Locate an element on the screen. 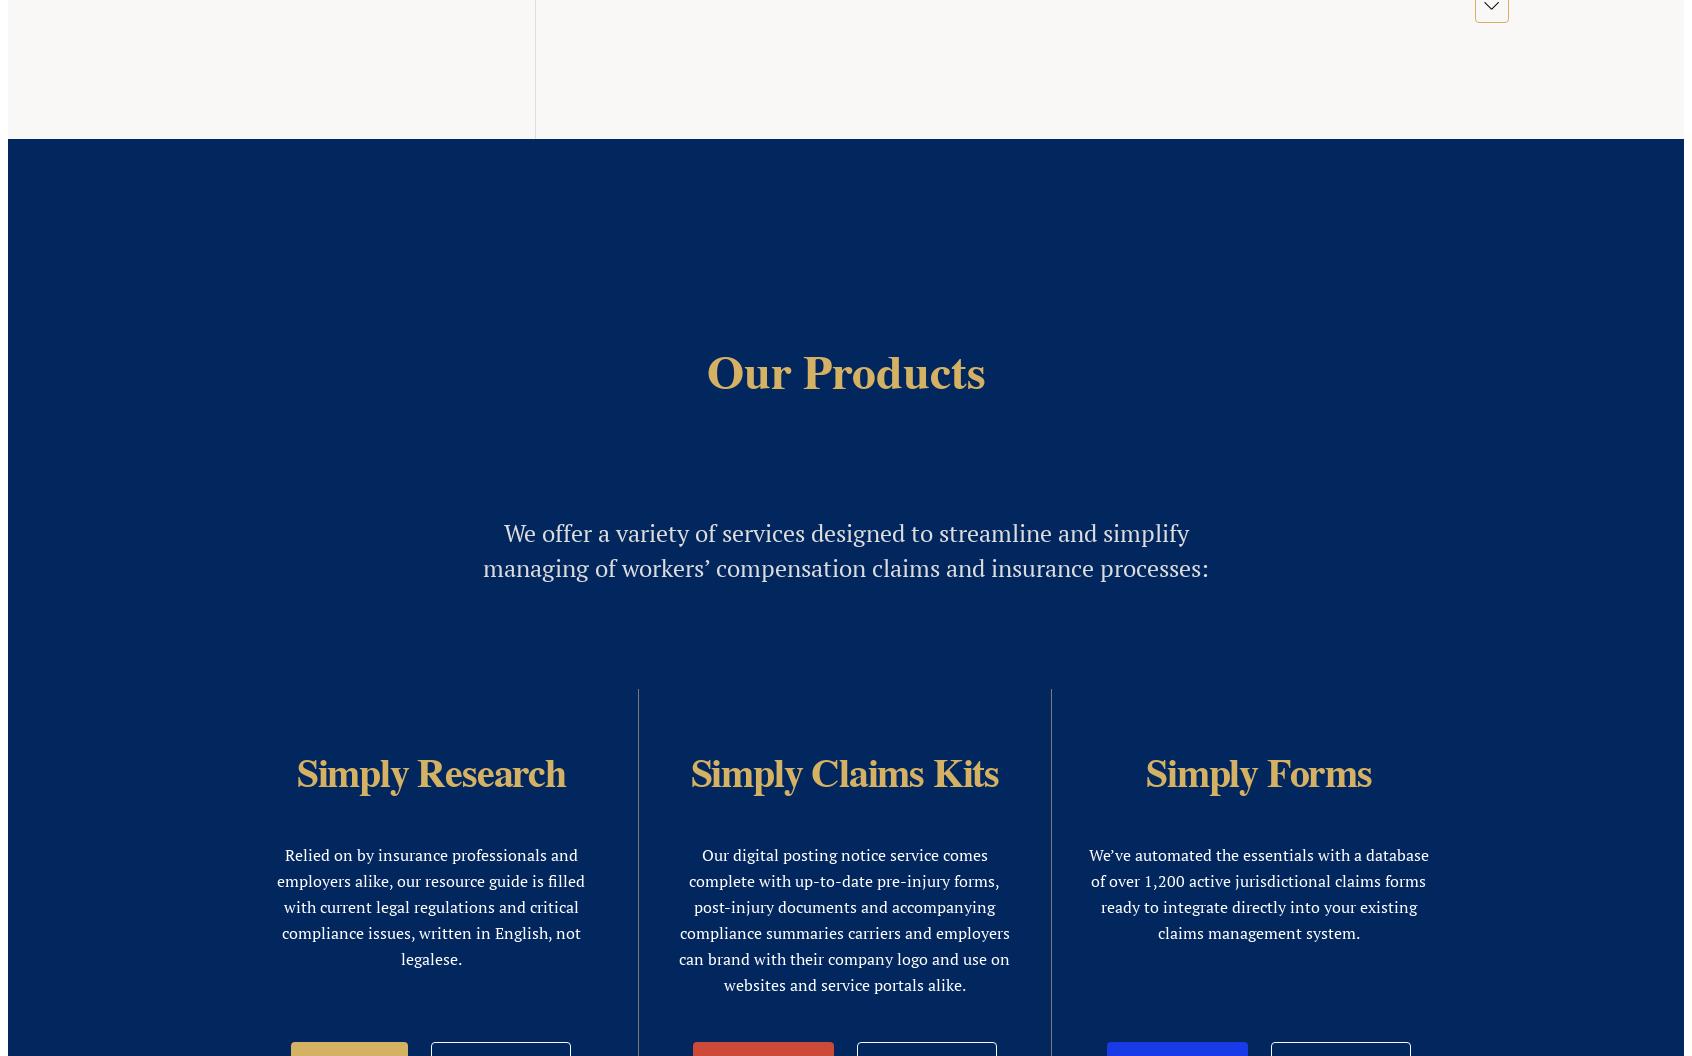 The width and height of the screenshot is (1692, 1056). 'Sign Up for Our Newsletter' is located at coordinates (306, 802).